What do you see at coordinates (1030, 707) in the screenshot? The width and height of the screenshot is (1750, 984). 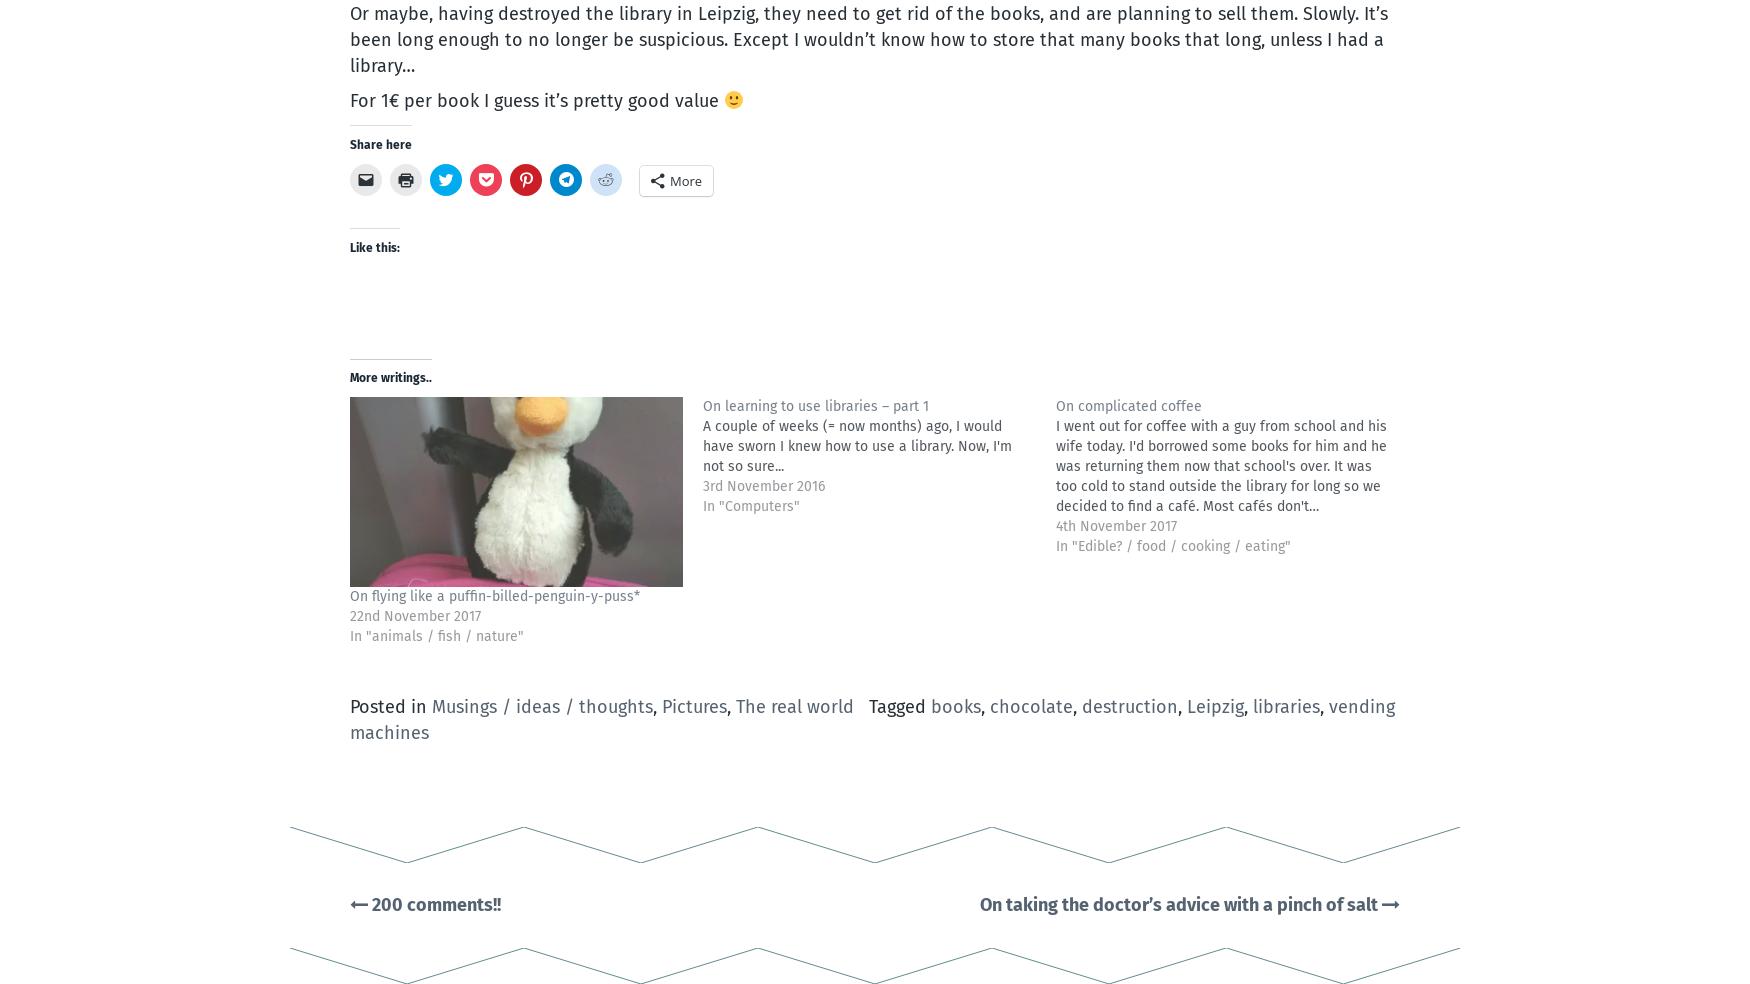 I see `'chocolate'` at bounding box center [1030, 707].